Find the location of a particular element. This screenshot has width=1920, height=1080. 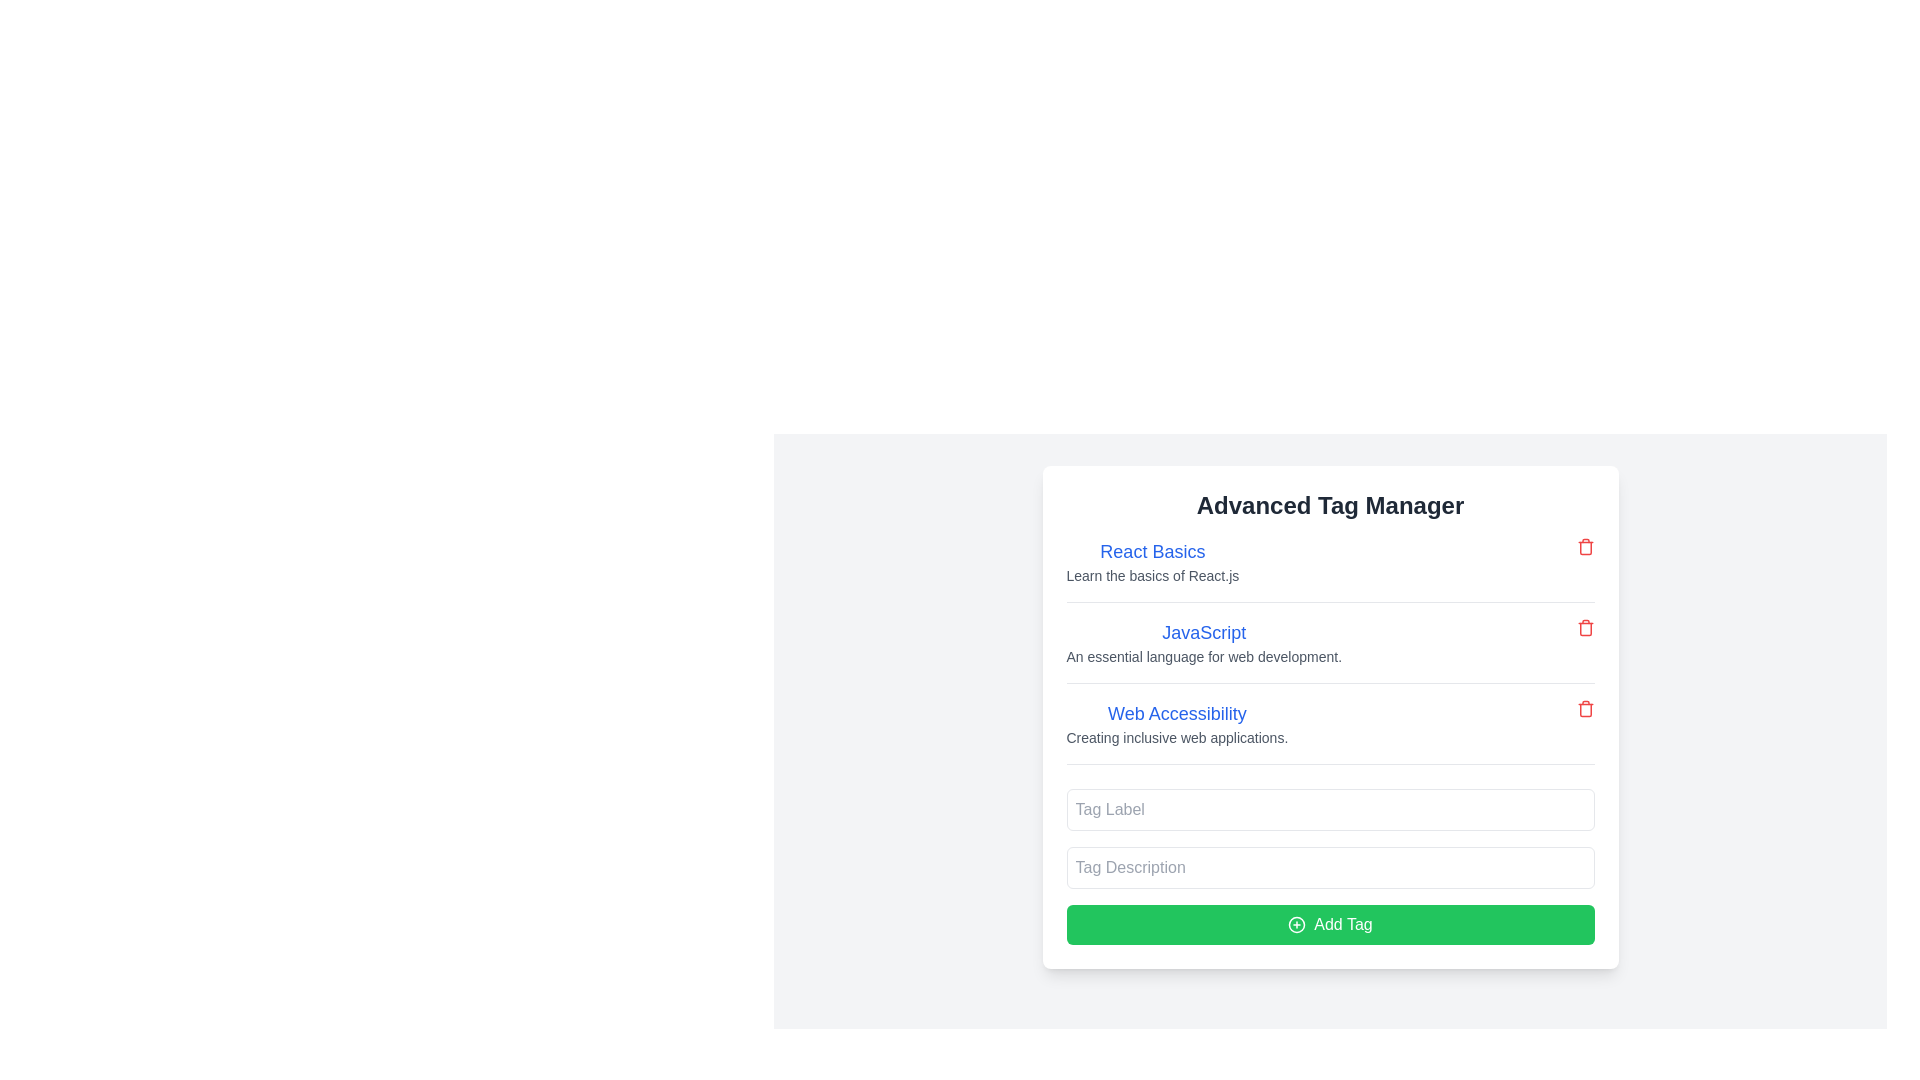

the text label providing a description related to the 'Web Accessibility' heading for copying is located at coordinates (1177, 737).